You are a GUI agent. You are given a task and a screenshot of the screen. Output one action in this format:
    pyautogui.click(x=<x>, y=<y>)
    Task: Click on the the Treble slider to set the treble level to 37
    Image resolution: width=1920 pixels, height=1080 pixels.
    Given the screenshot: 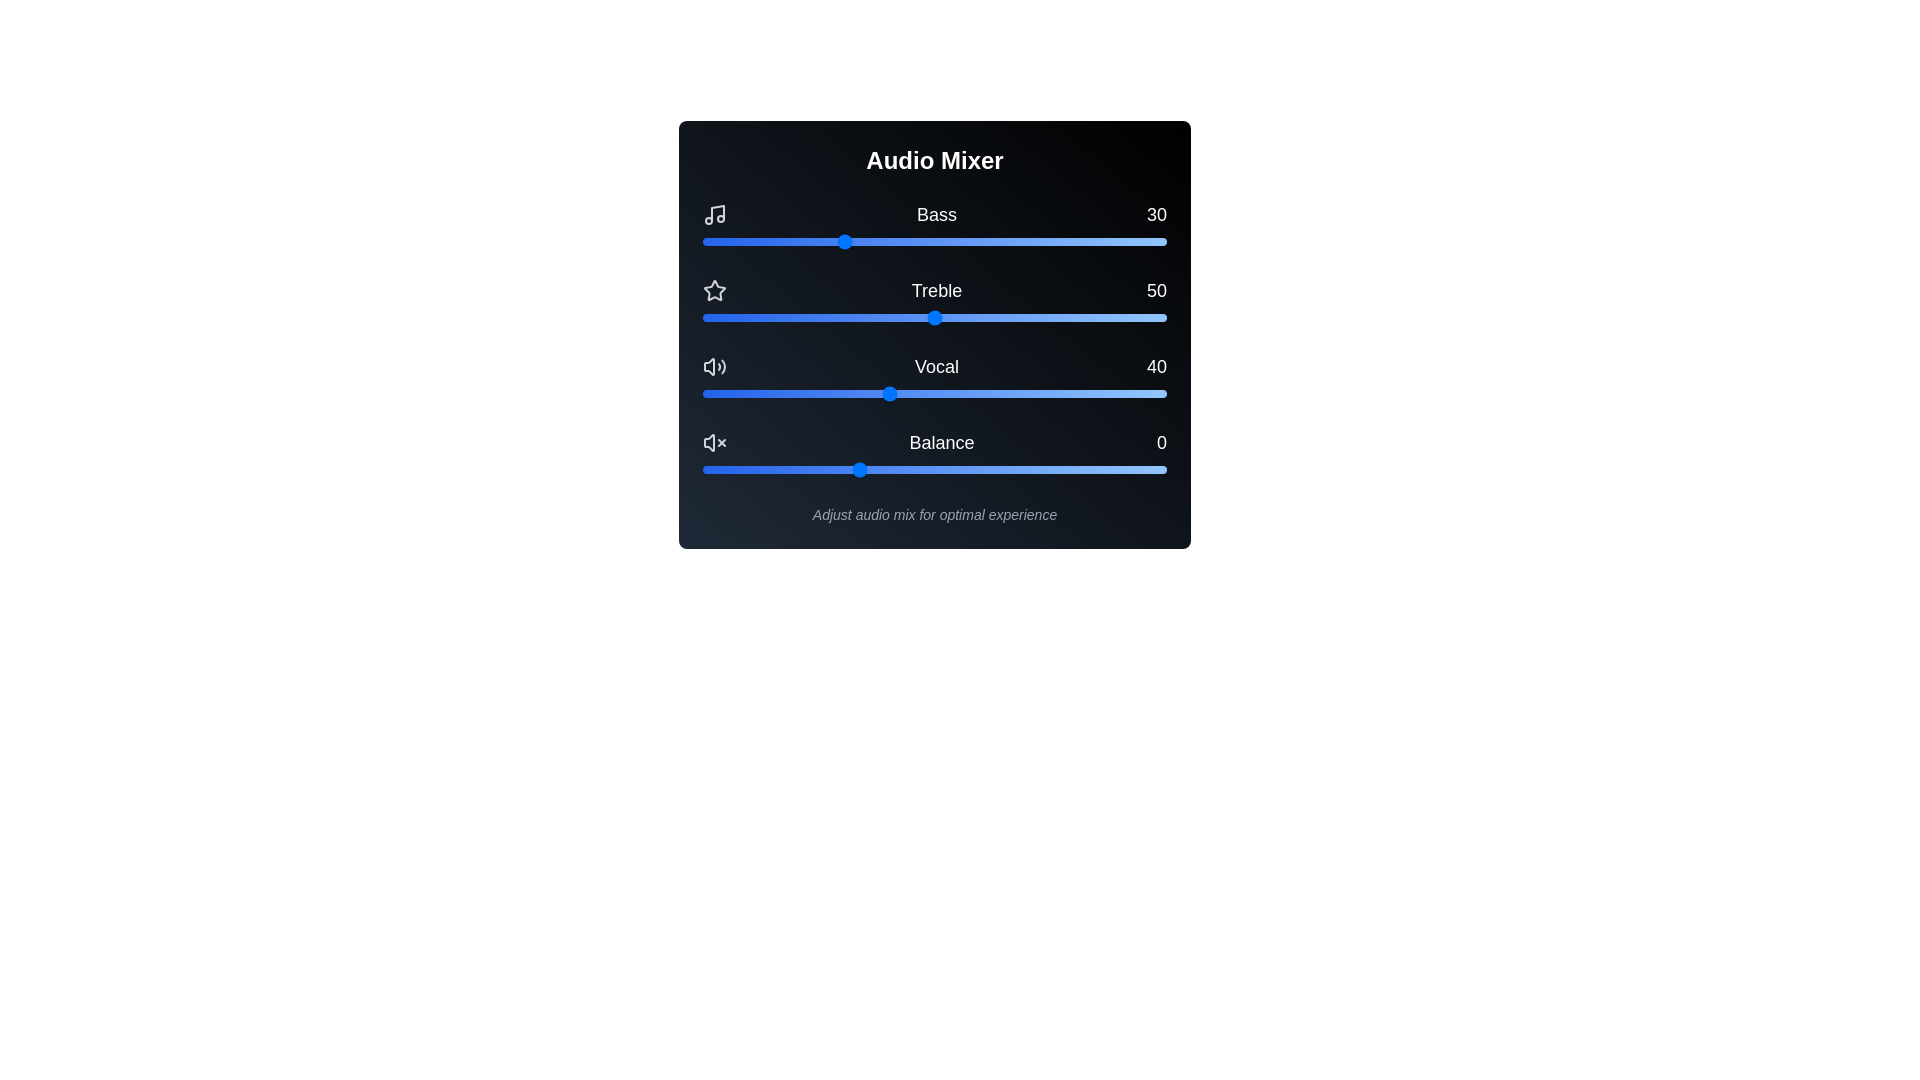 What is the action you would take?
    pyautogui.click(x=874, y=316)
    